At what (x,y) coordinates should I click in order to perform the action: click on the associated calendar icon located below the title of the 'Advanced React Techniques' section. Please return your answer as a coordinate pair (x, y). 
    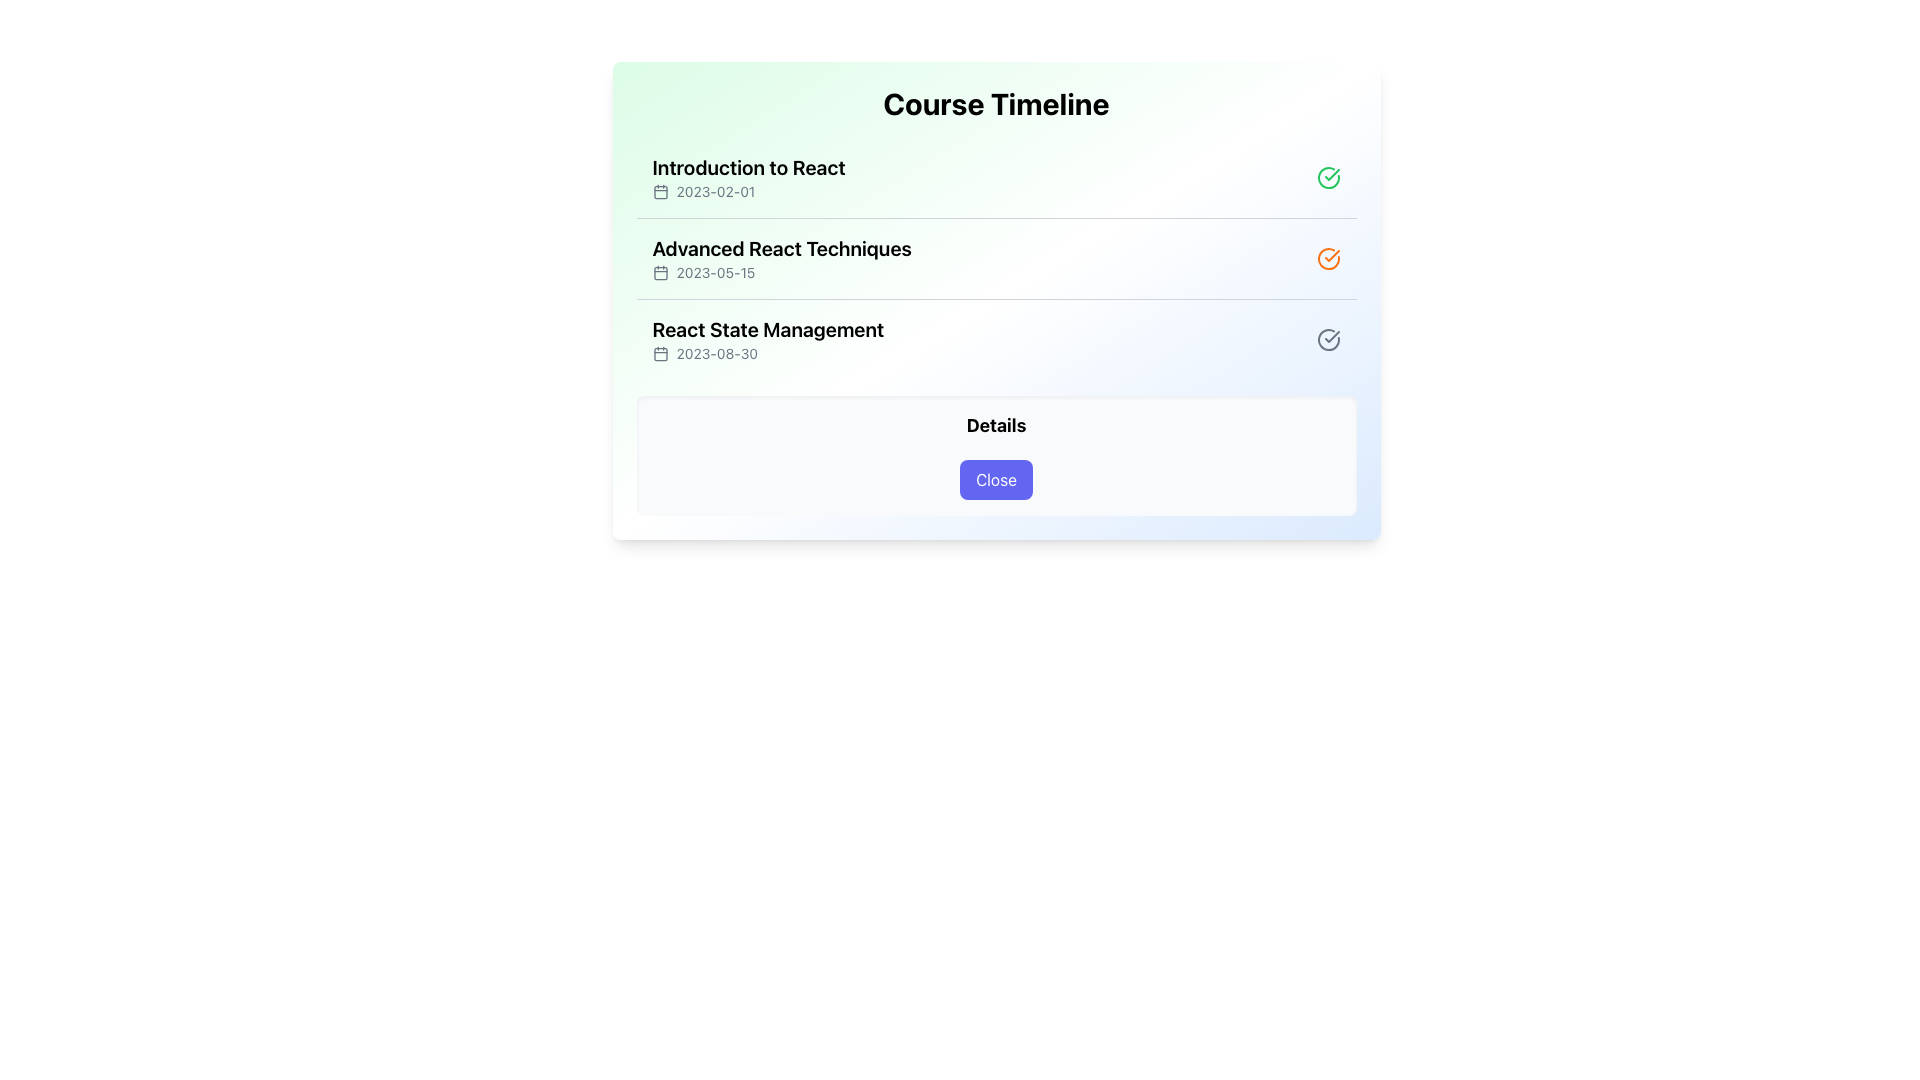
    Looking at the image, I should click on (781, 273).